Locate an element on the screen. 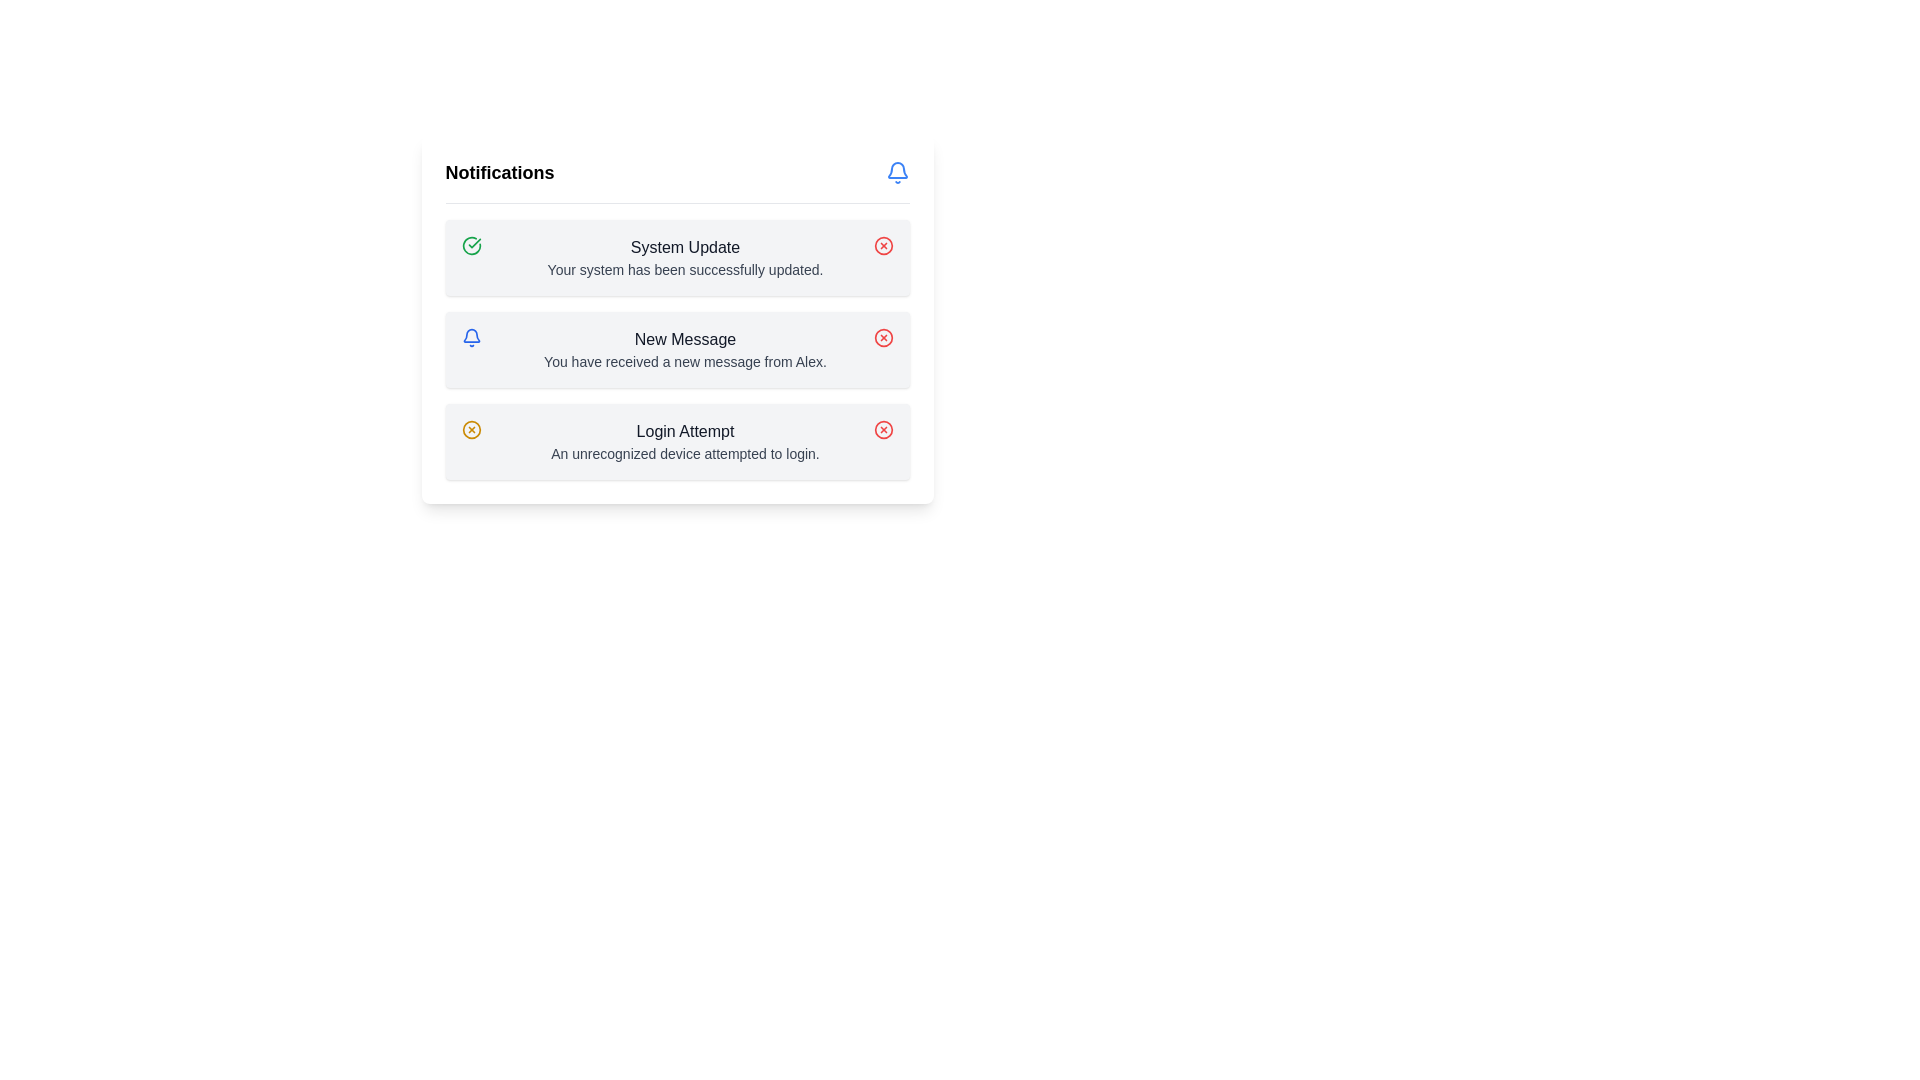  the dismiss button located in the bottom-right corner of the 'Login Attempt' notification card is located at coordinates (882, 428).